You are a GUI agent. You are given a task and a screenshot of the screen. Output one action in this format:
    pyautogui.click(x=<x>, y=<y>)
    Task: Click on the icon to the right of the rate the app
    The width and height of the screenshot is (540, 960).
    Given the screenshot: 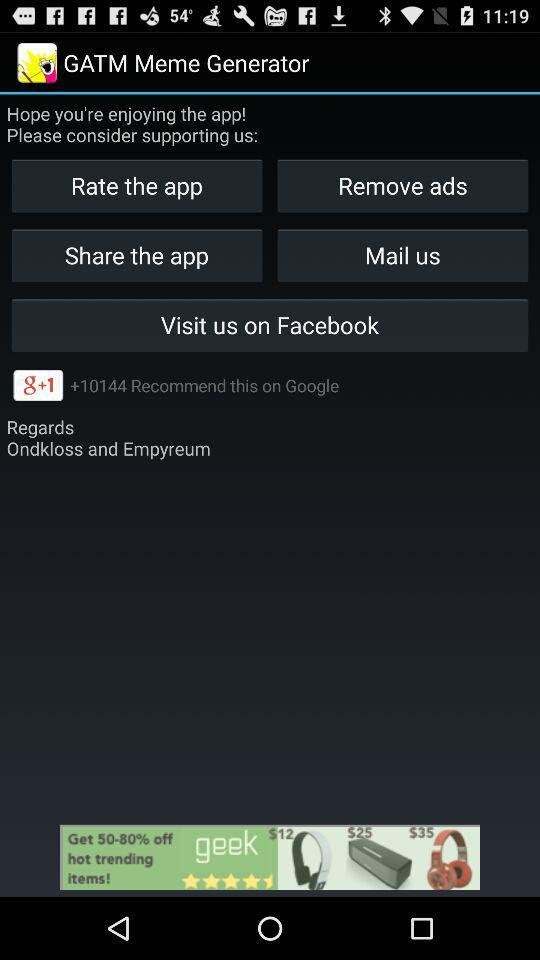 What is the action you would take?
    pyautogui.click(x=402, y=185)
    